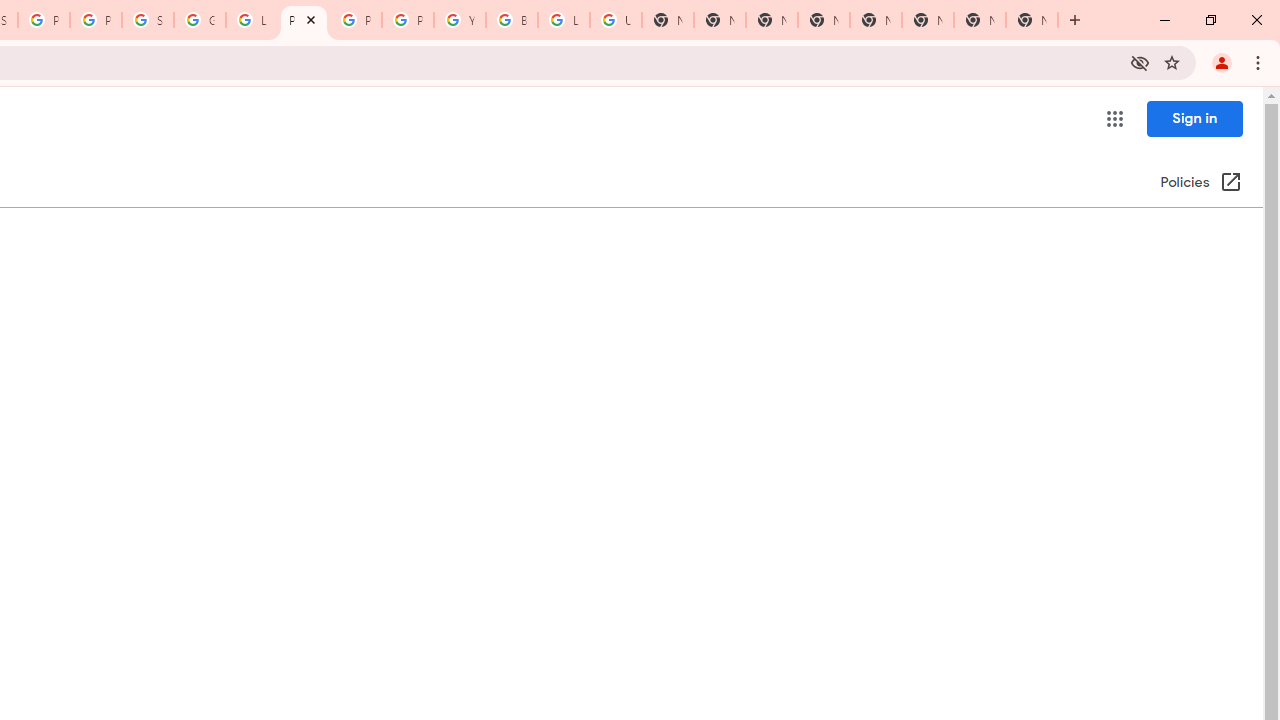 The image size is (1280, 720). Describe the element at coordinates (1200, 183) in the screenshot. I see `'Policies (Open in a new window)'` at that location.